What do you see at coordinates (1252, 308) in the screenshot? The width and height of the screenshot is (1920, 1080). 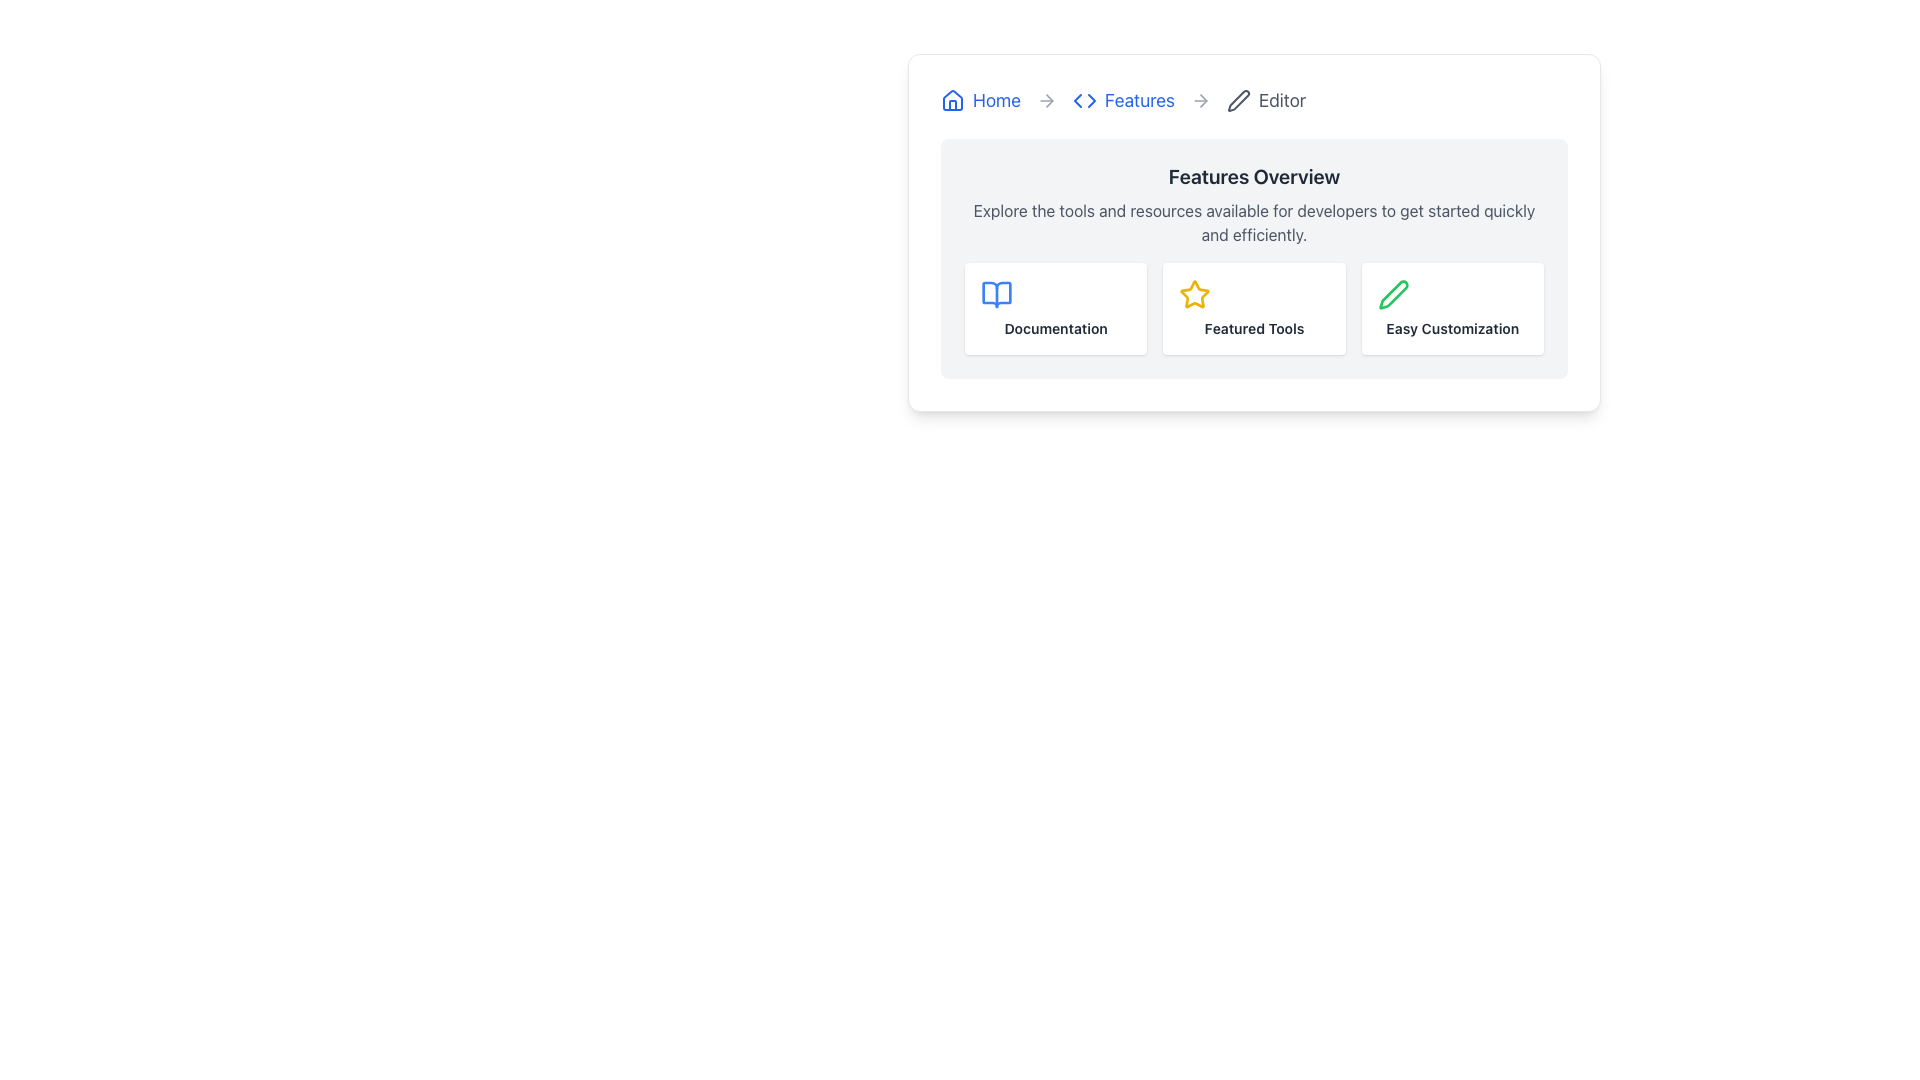 I see `the Clickable Card in the Features Overview section` at bounding box center [1252, 308].